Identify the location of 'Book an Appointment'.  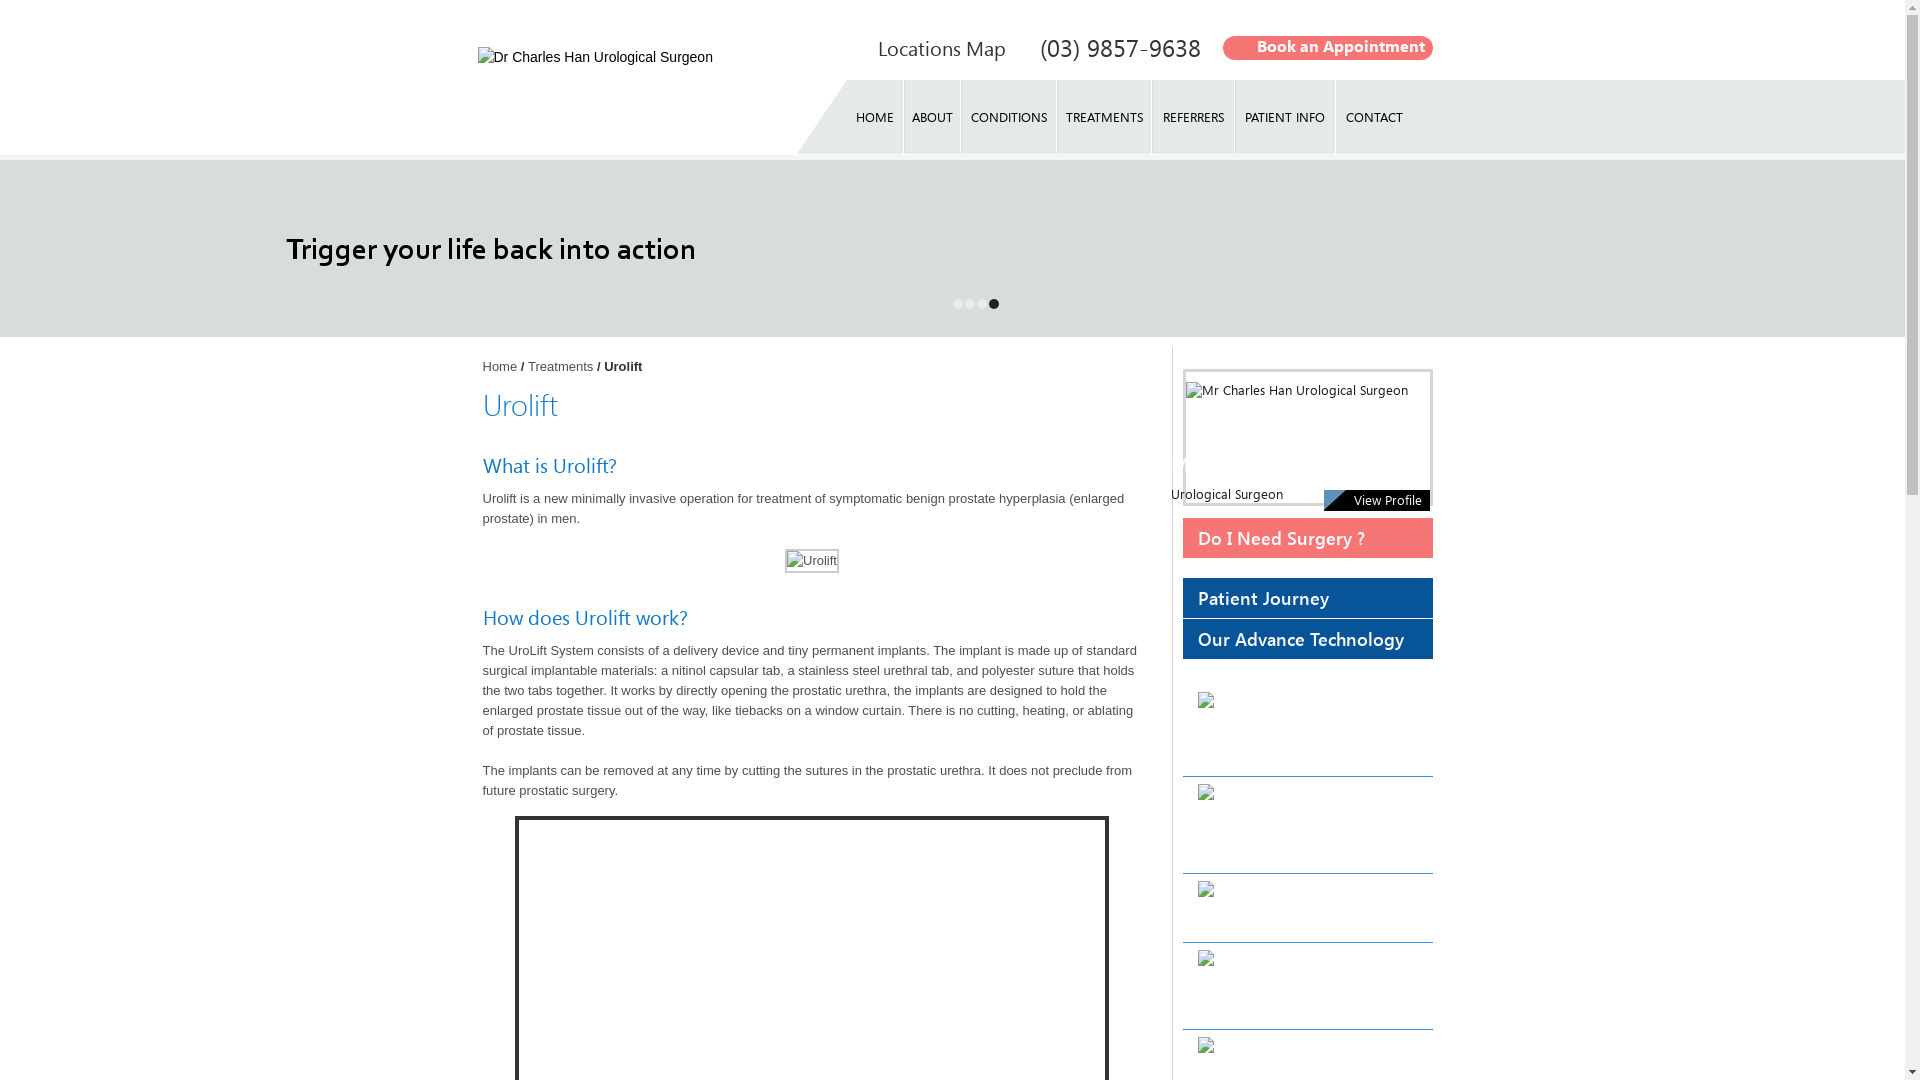
(1326, 45).